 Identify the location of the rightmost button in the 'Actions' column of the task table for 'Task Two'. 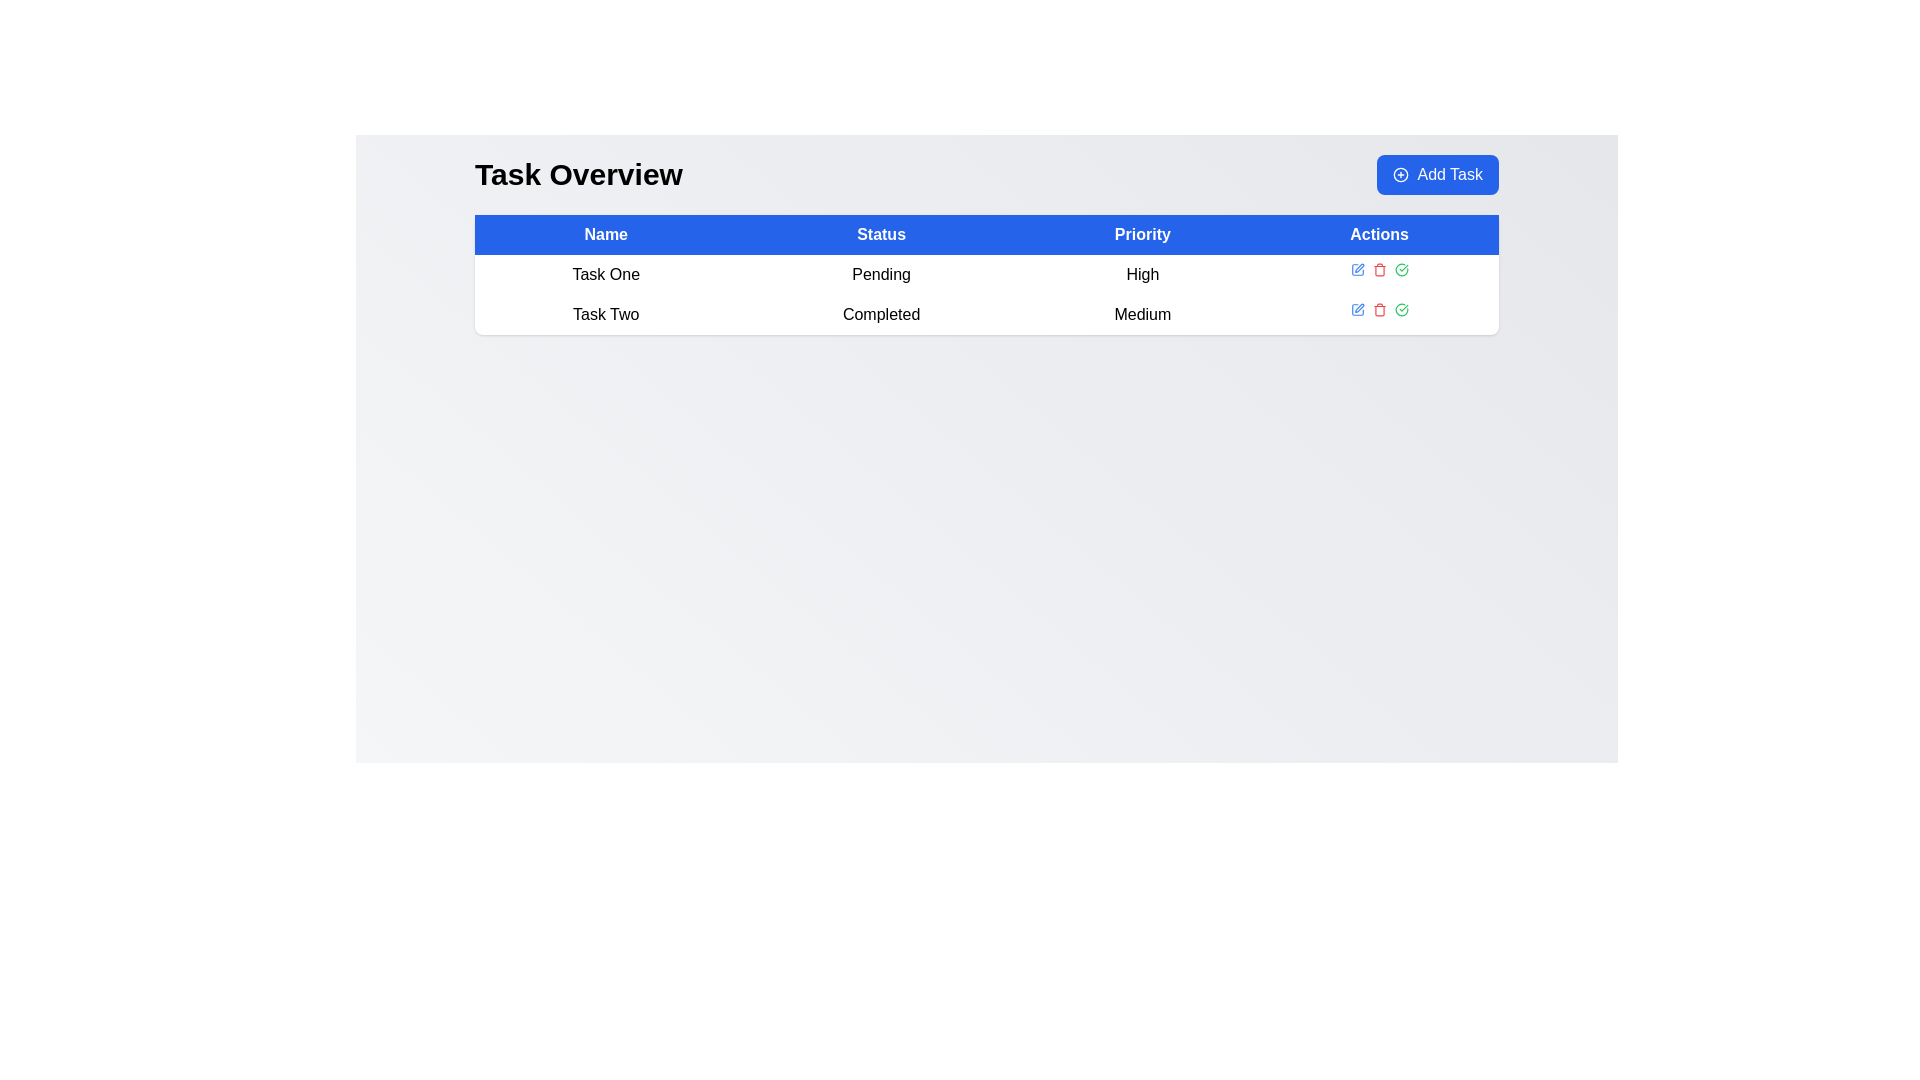
(1400, 270).